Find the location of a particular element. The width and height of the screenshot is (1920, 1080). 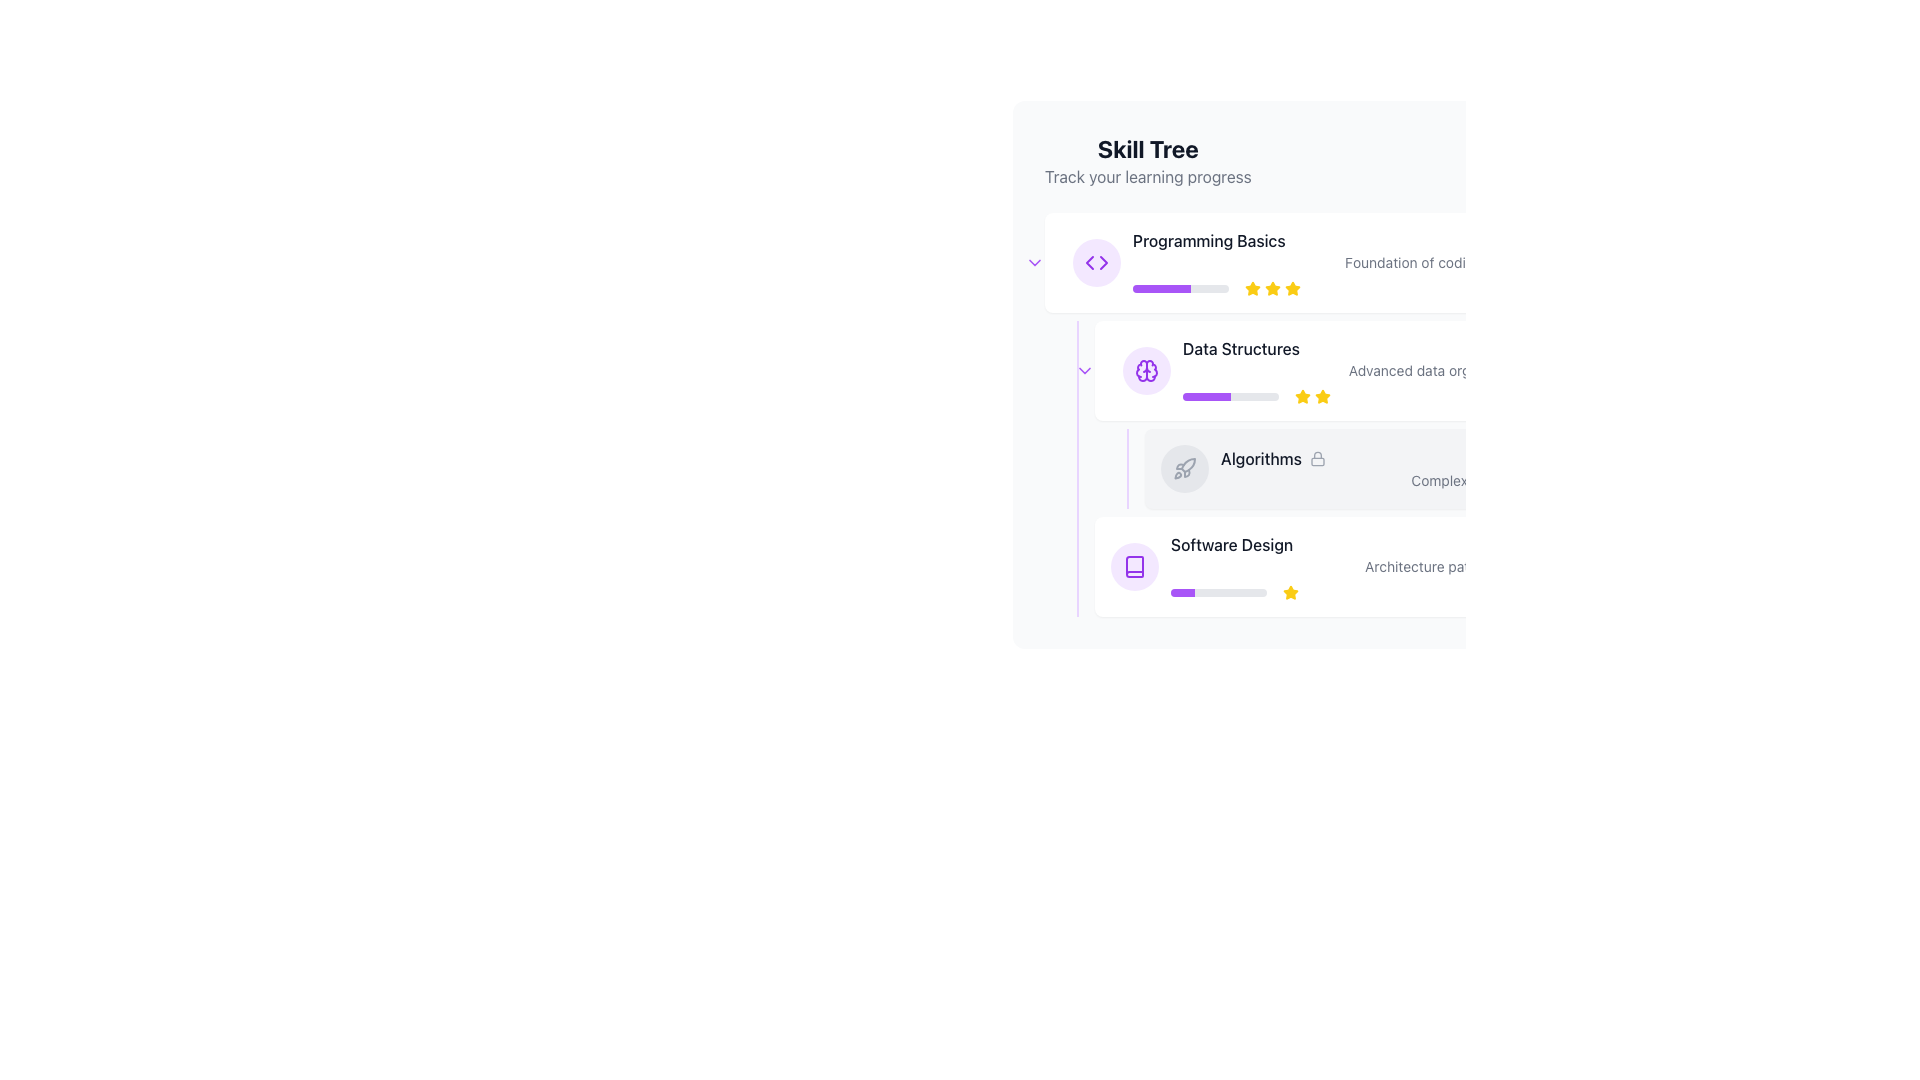

information displayed in the 'Algorithms' skill node, which indicates it is an unavailable skill in the skill tree, positioned between 'Data Structures' and 'Software Design' is located at coordinates (1463, 469).